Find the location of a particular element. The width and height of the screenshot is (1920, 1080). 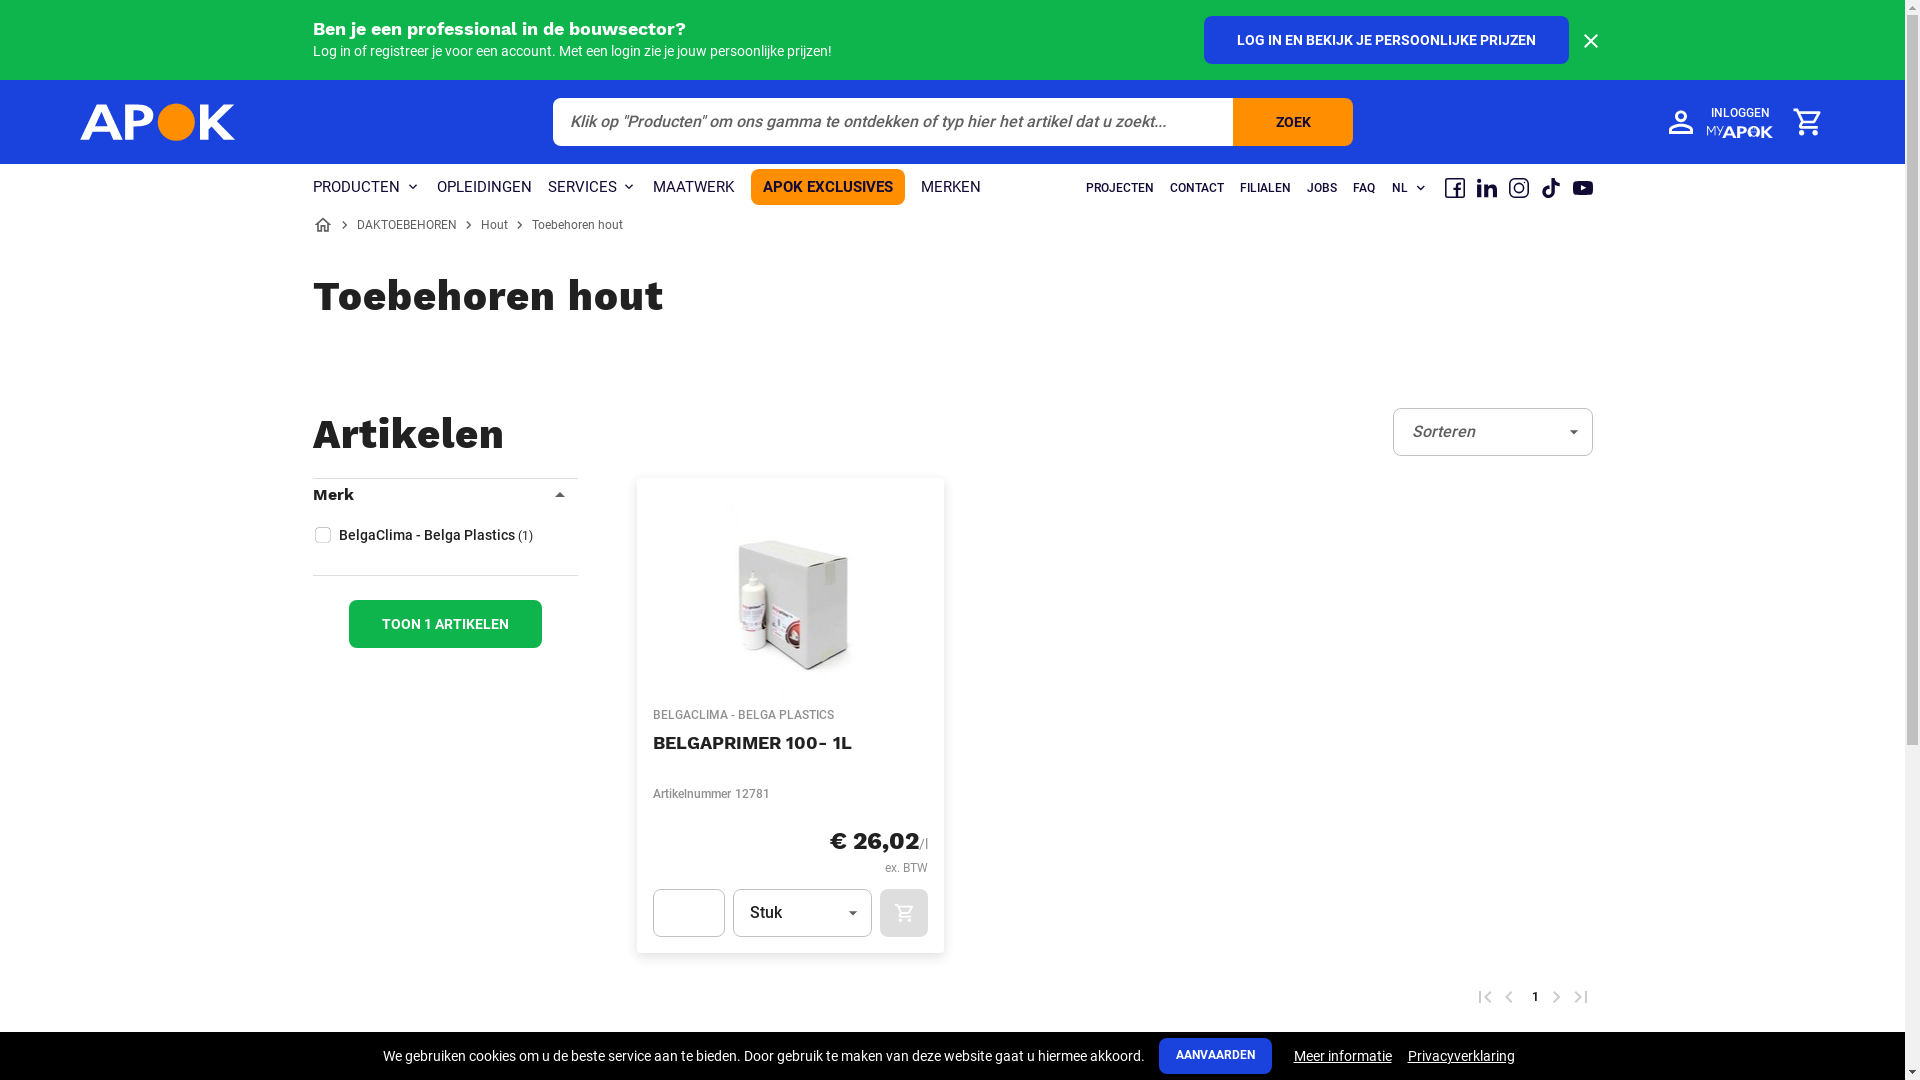

'MERKEN' is located at coordinates (949, 187).